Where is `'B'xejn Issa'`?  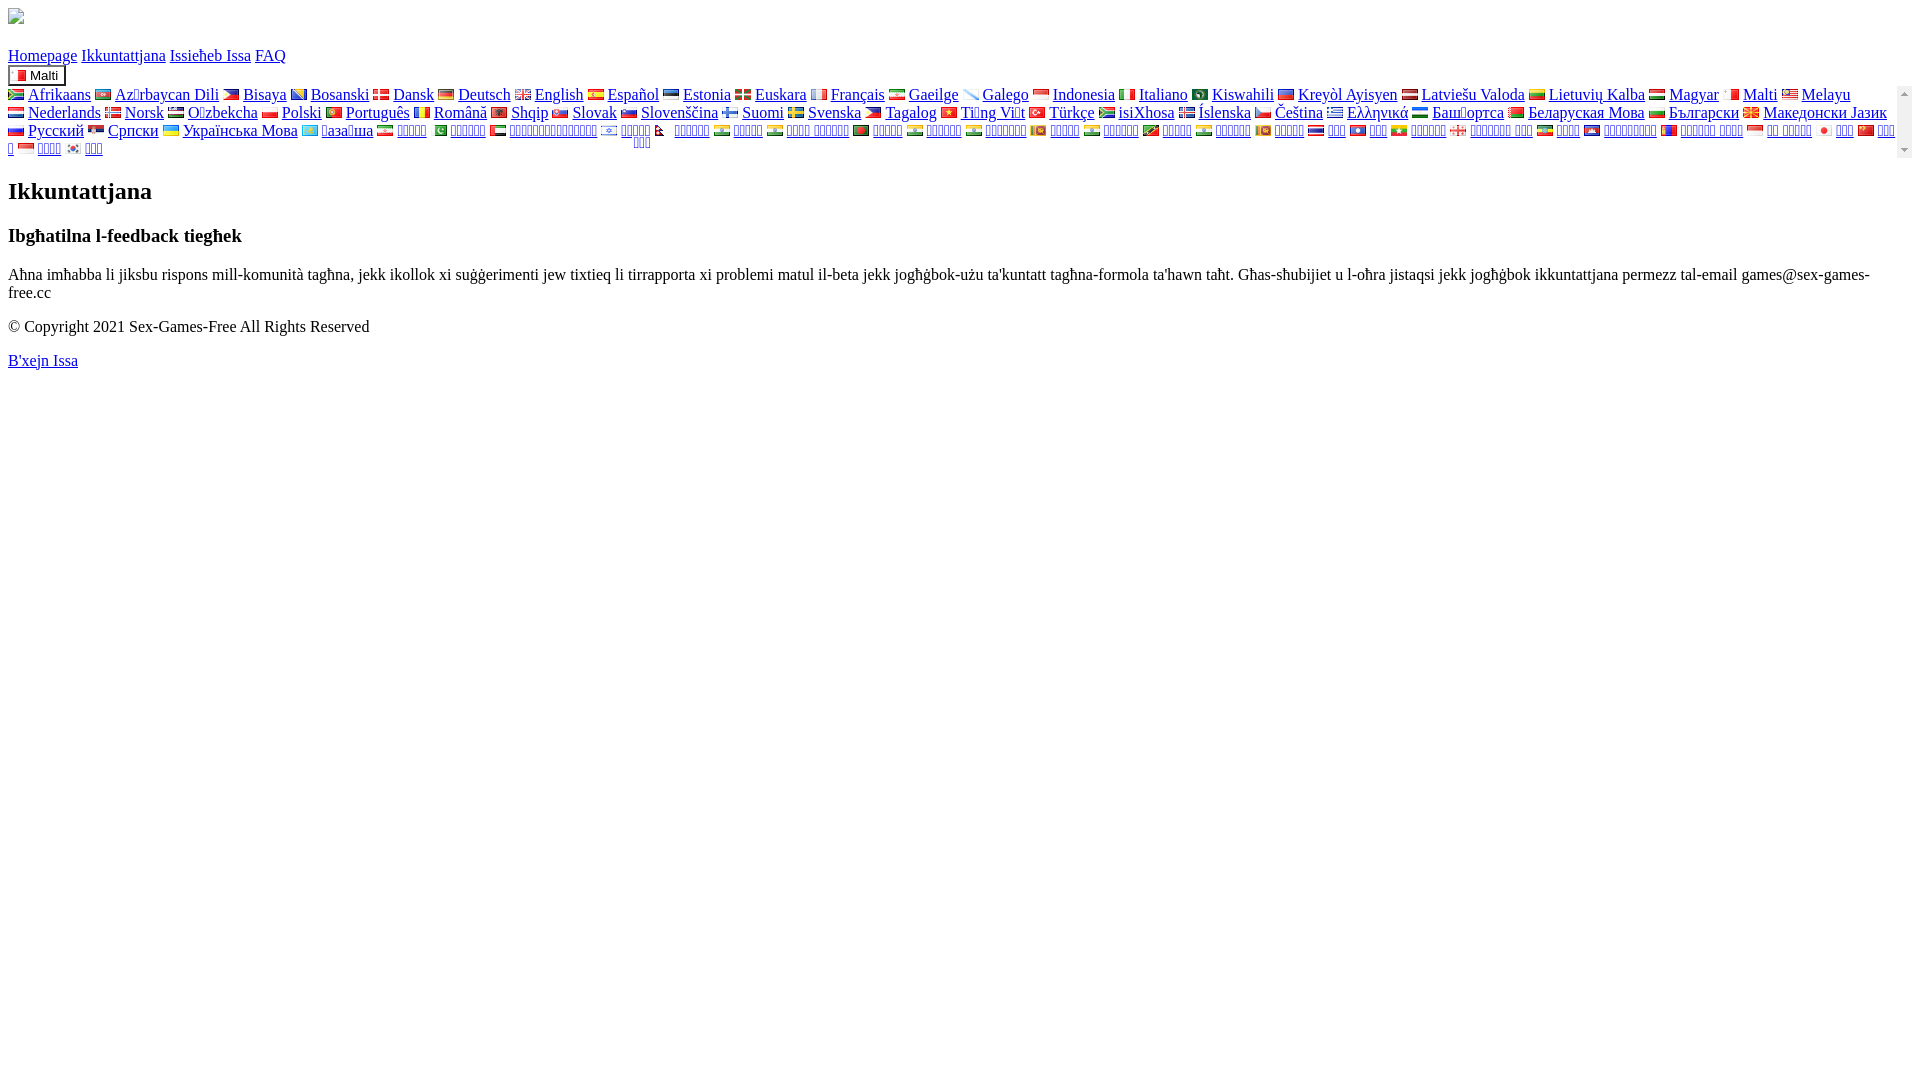 'B'xejn Issa' is located at coordinates (8, 361).